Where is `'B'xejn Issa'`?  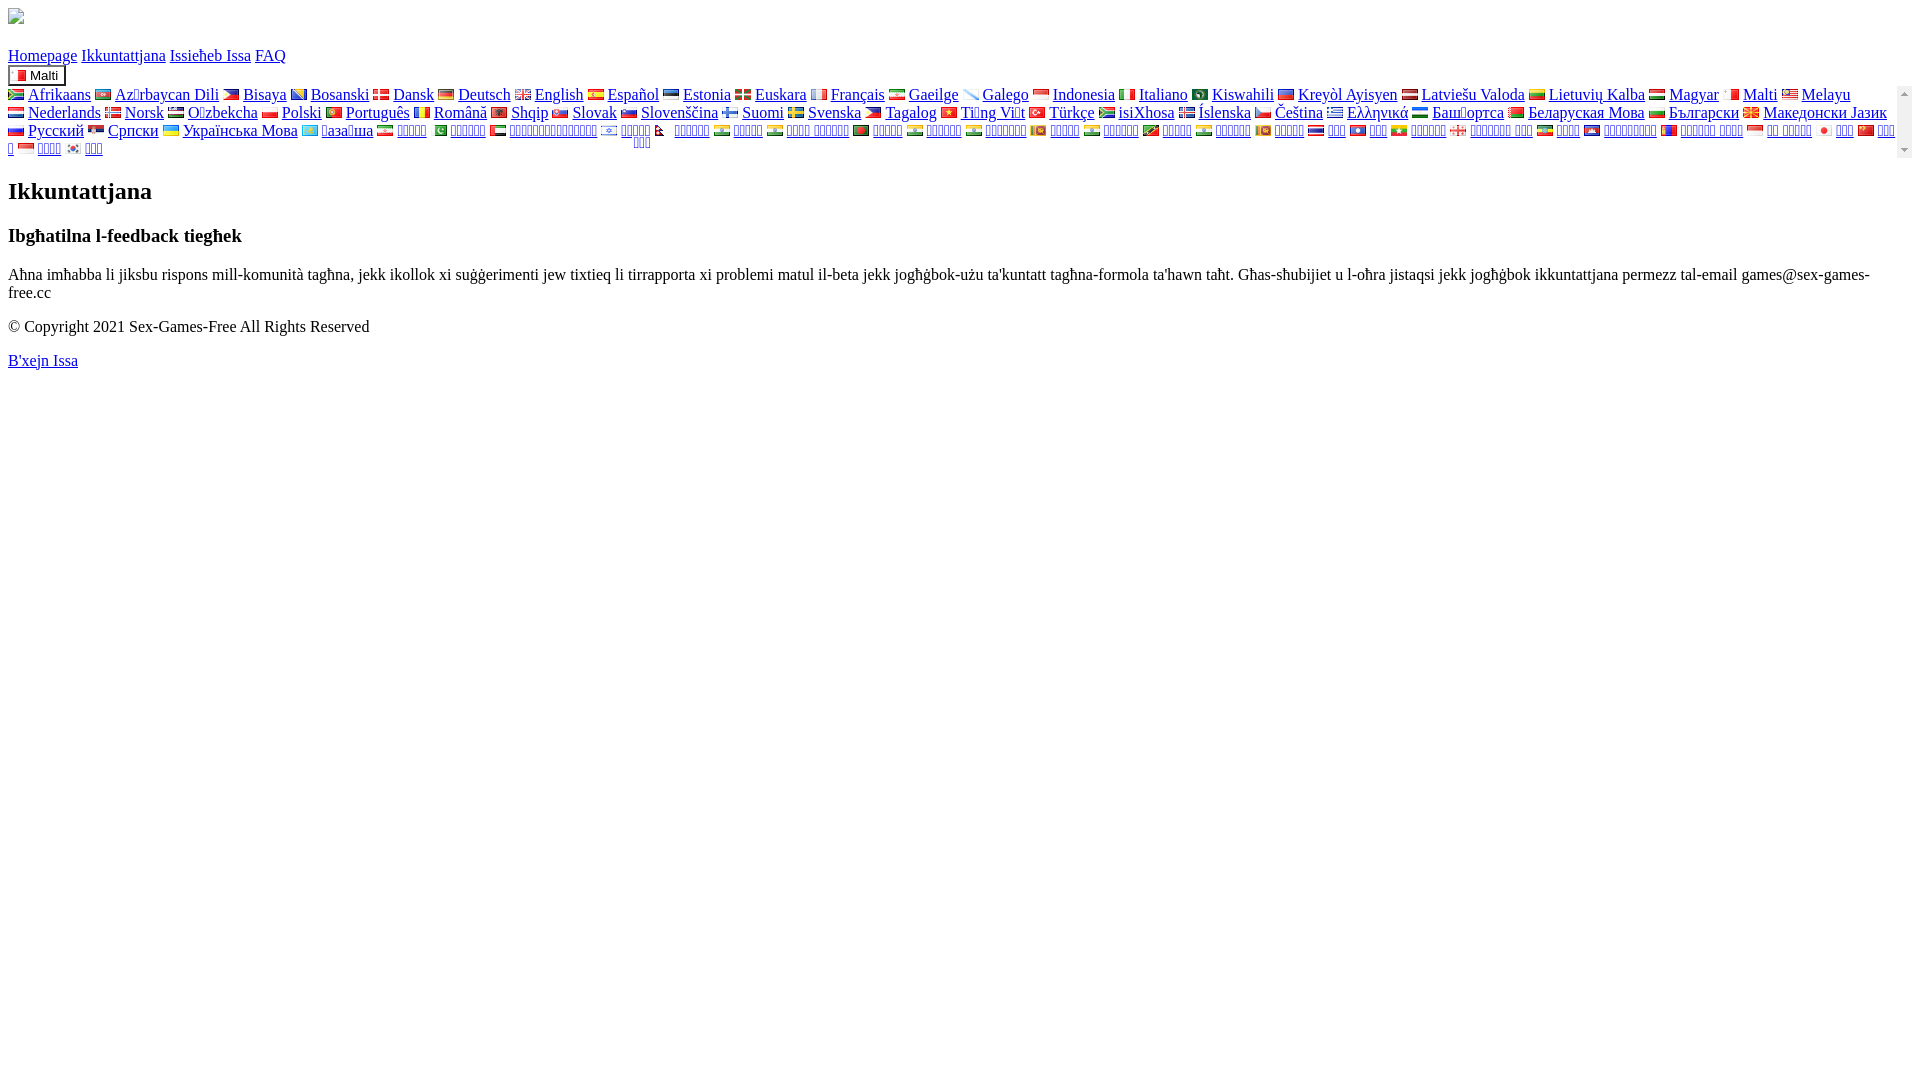 'B'xejn Issa' is located at coordinates (8, 361).